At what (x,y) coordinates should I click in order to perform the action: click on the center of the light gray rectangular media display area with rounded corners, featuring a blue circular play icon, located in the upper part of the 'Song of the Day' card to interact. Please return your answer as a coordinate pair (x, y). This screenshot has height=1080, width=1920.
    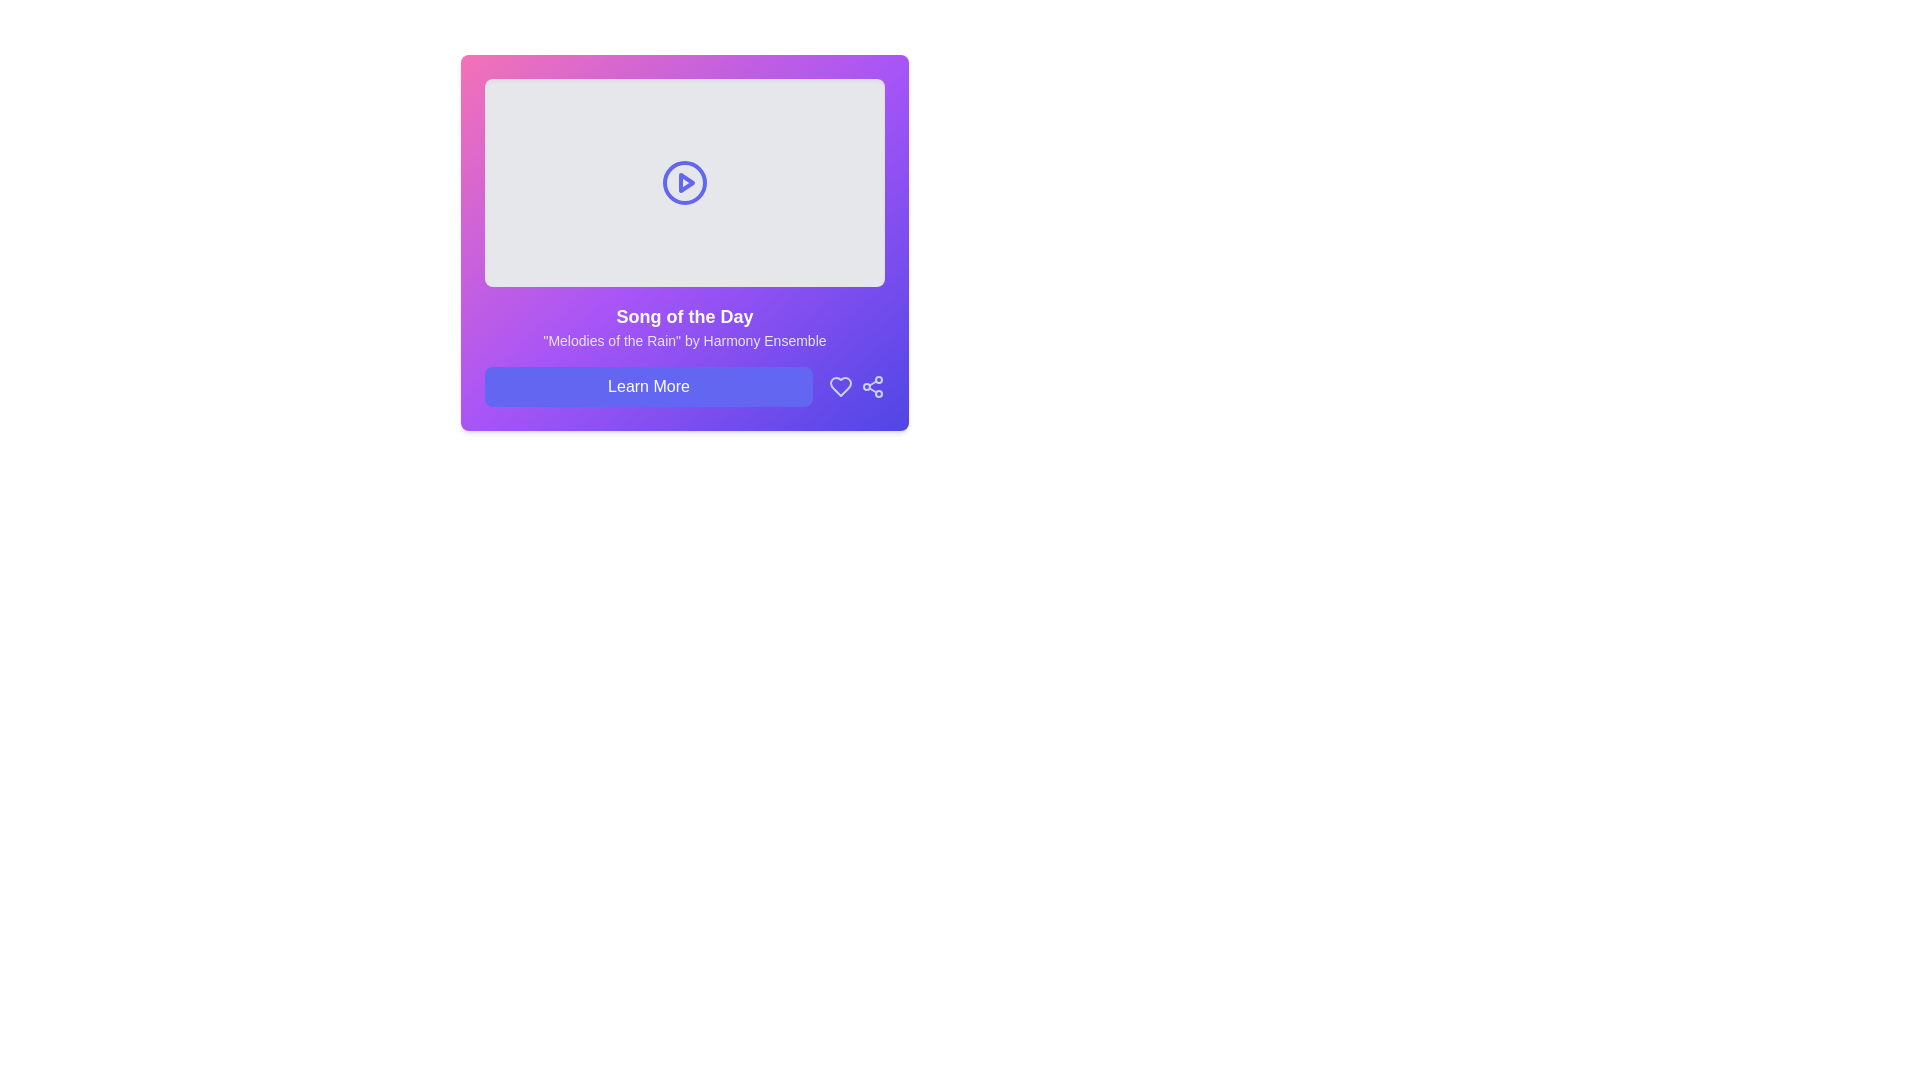
    Looking at the image, I should click on (685, 182).